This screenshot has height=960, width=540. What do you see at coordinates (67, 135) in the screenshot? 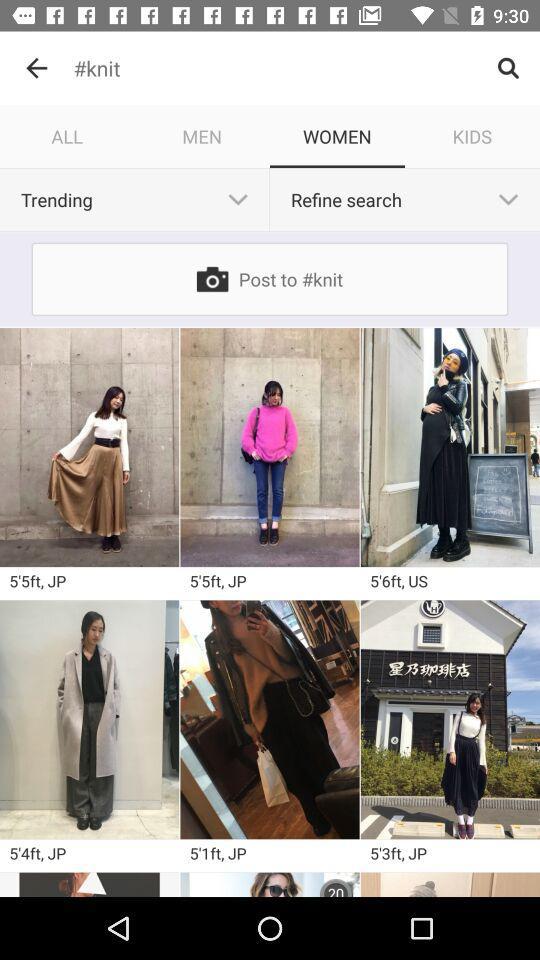
I see `the item to the left of men icon` at bounding box center [67, 135].